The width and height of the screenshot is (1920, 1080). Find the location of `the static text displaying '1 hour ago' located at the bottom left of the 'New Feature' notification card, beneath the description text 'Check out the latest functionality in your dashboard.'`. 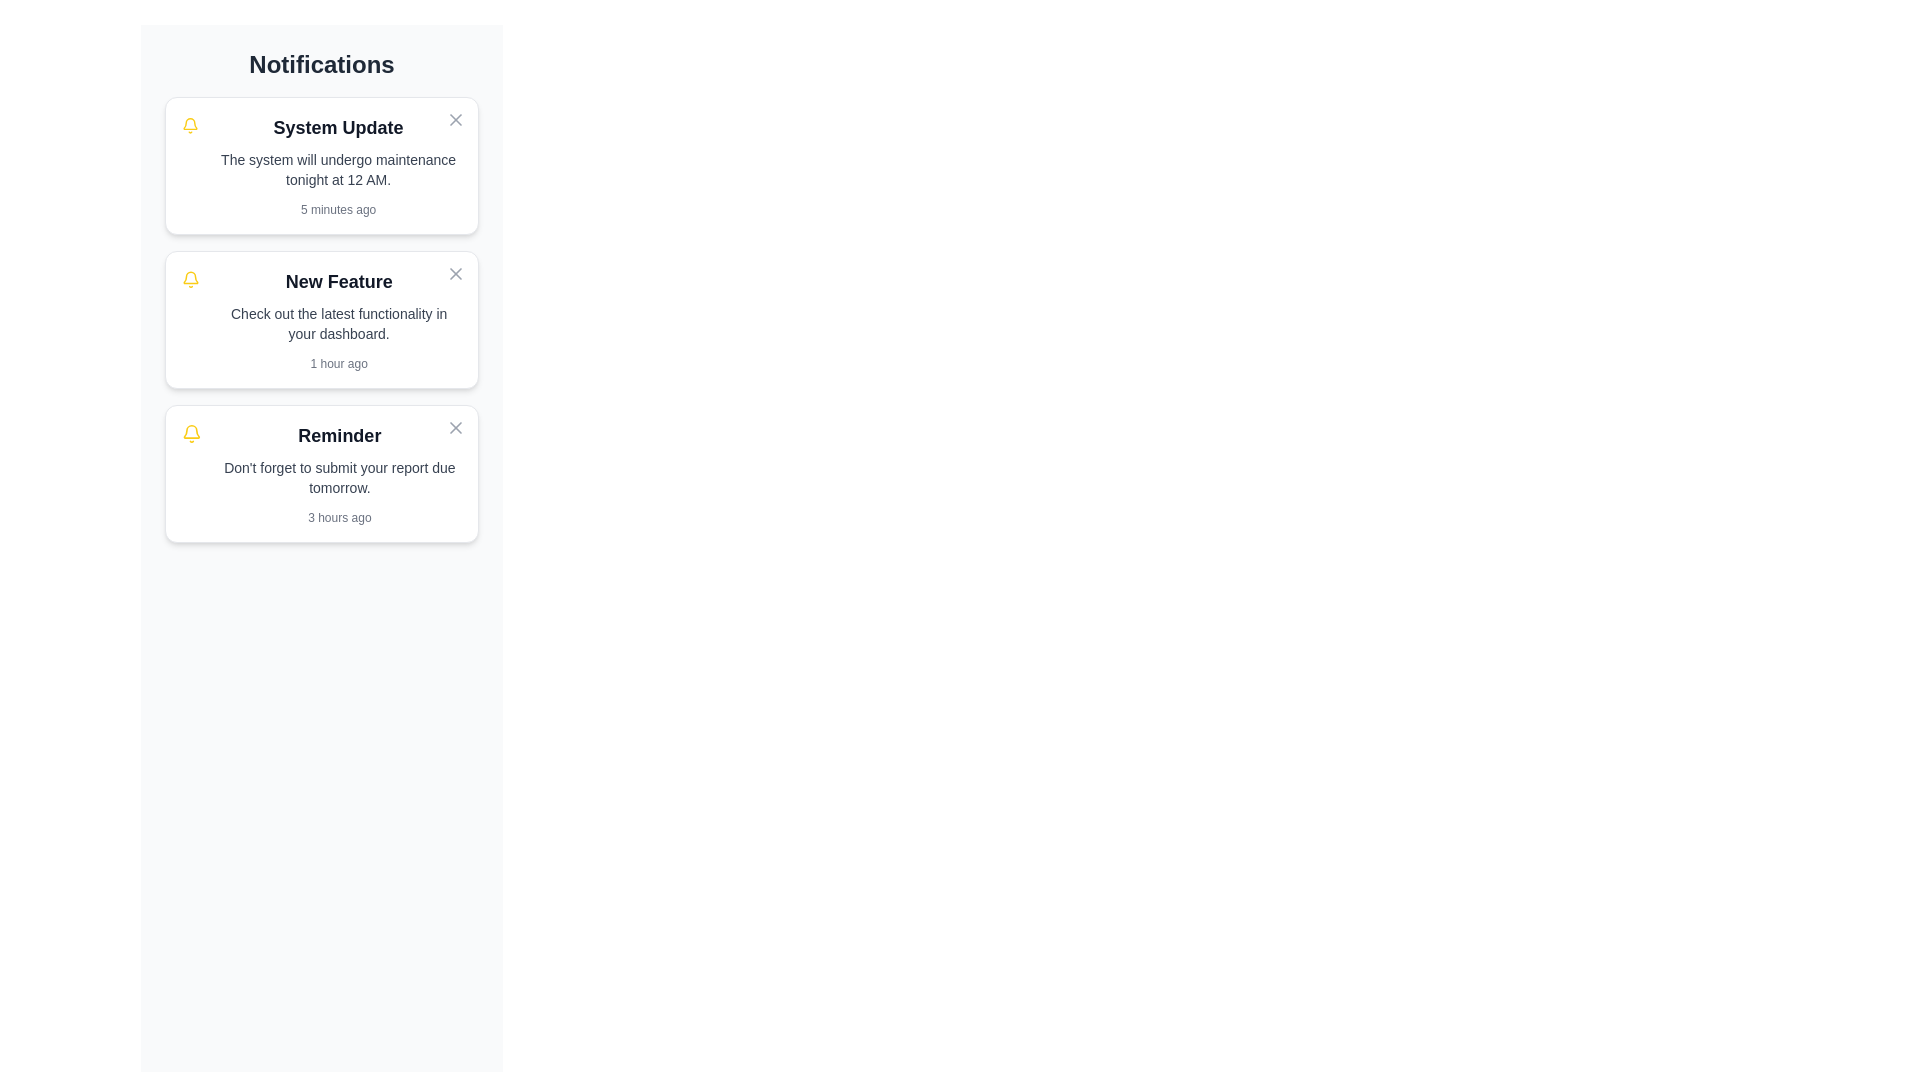

the static text displaying '1 hour ago' located at the bottom left of the 'New Feature' notification card, beneath the description text 'Check out the latest functionality in your dashboard.' is located at coordinates (339, 363).